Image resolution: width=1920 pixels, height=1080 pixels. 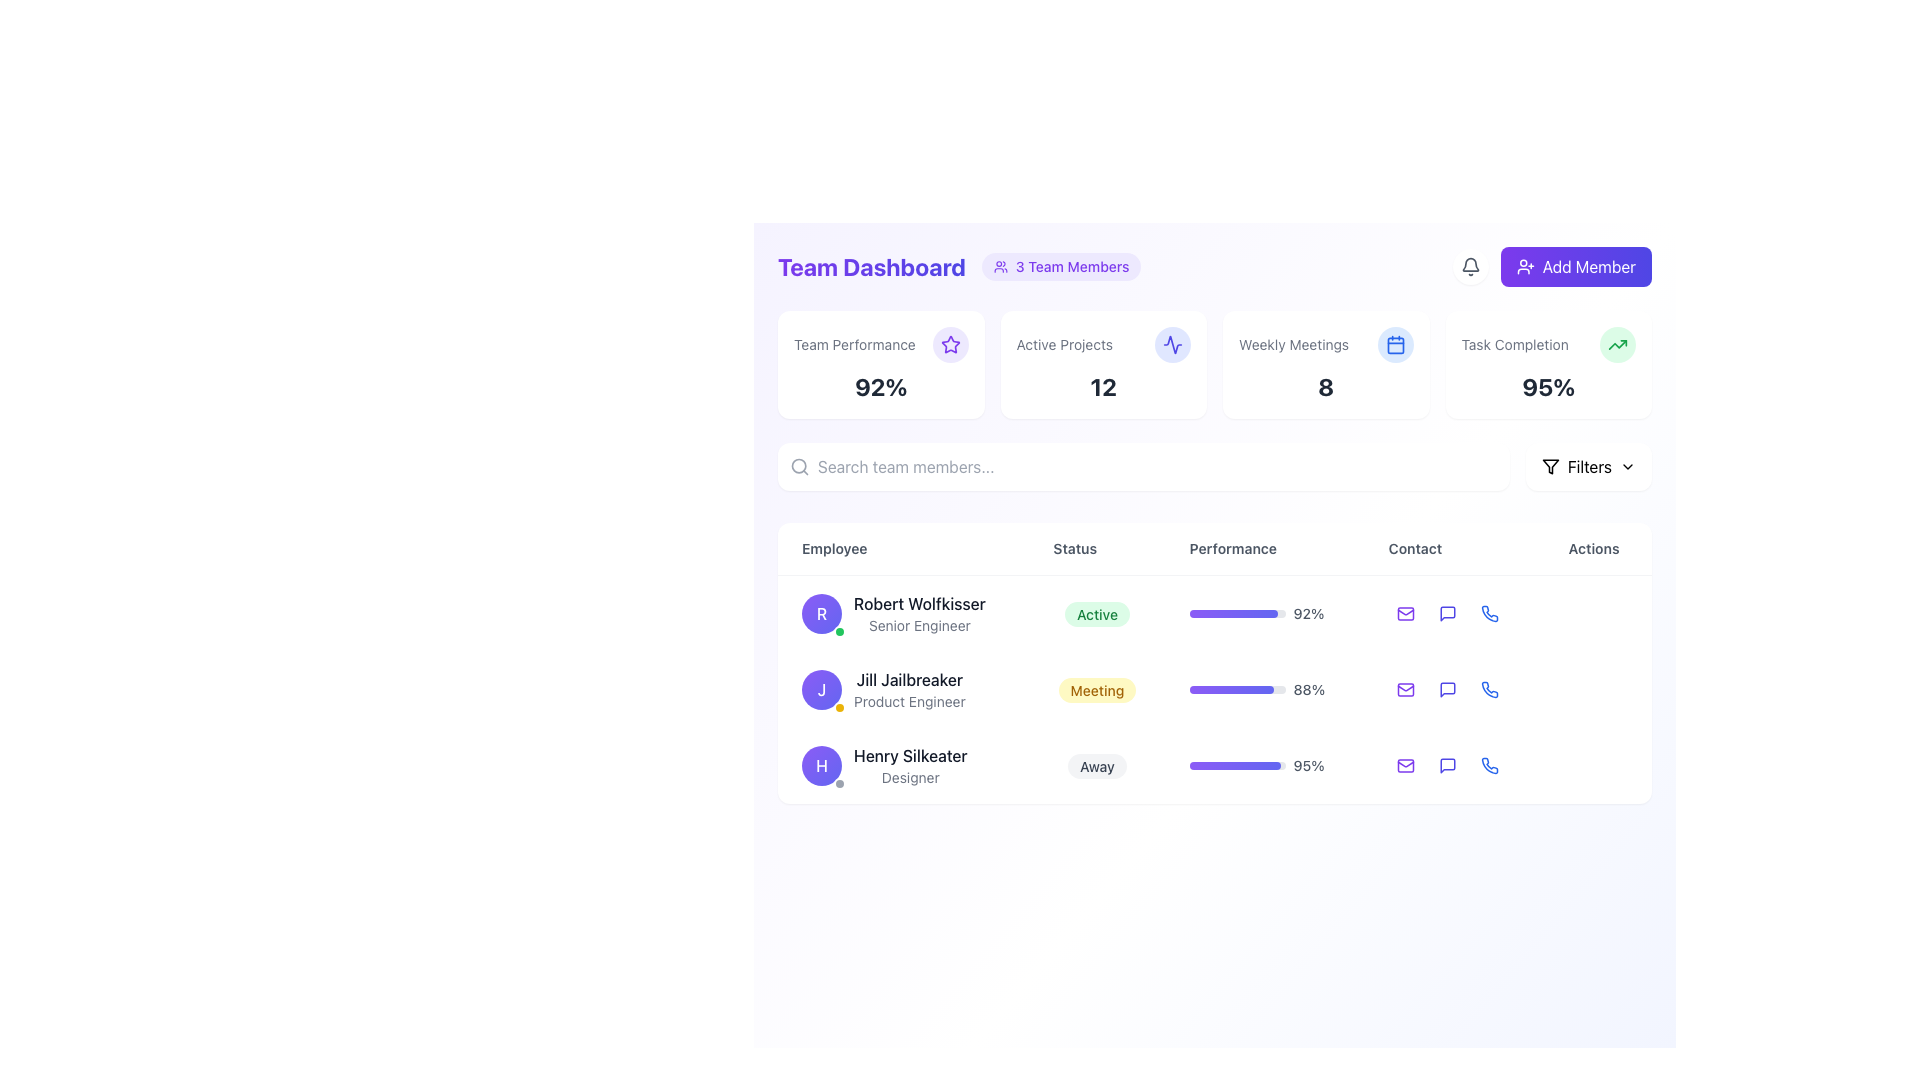 What do you see at coordinates (1547, 365) in the screenshot?
I see `the 'Task Completion' interactive card, which is the fourth card in a row of summary cards, featuring a white background, rounded corners, and displaying a title in gray and a percentage indicator in dark gray` at bounding box center [1547, 365].